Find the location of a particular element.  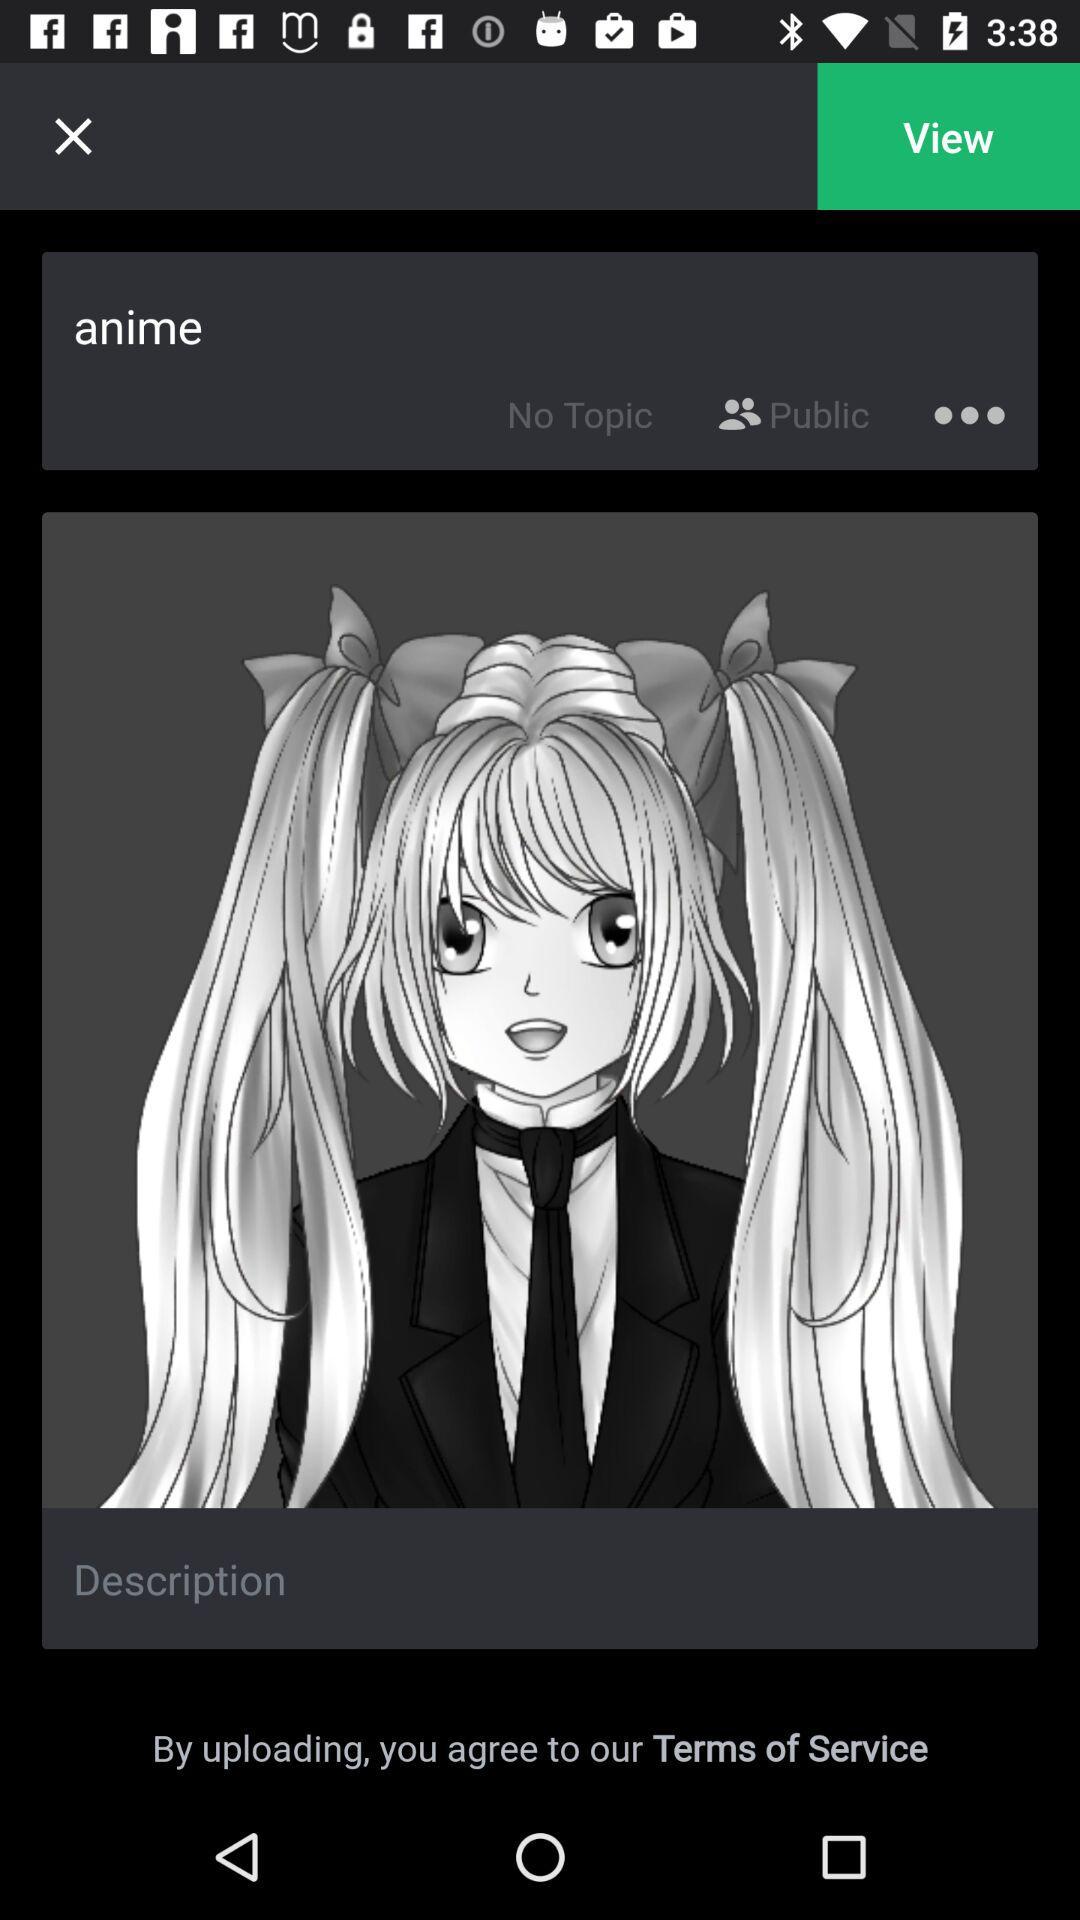

more options is located at coordinates (968, 409).